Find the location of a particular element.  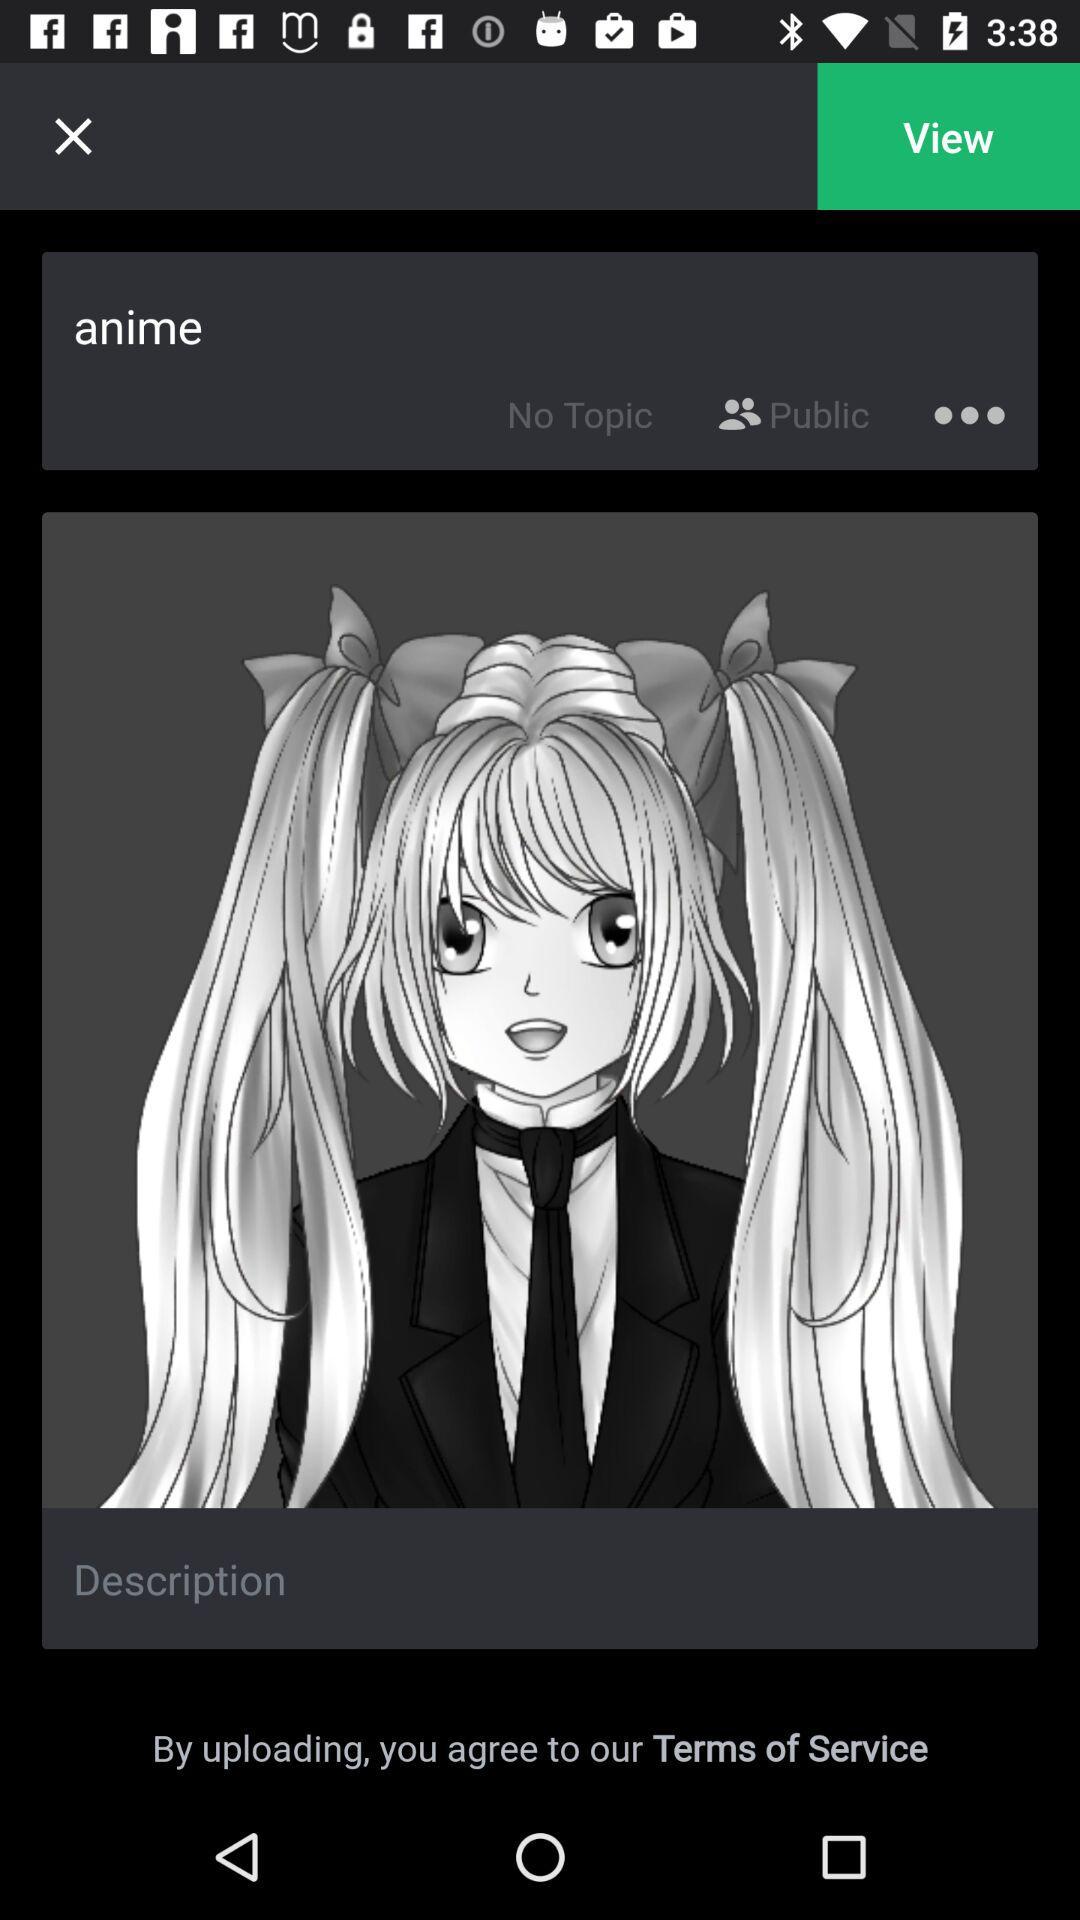

more options is located at coordinates (968, 409).